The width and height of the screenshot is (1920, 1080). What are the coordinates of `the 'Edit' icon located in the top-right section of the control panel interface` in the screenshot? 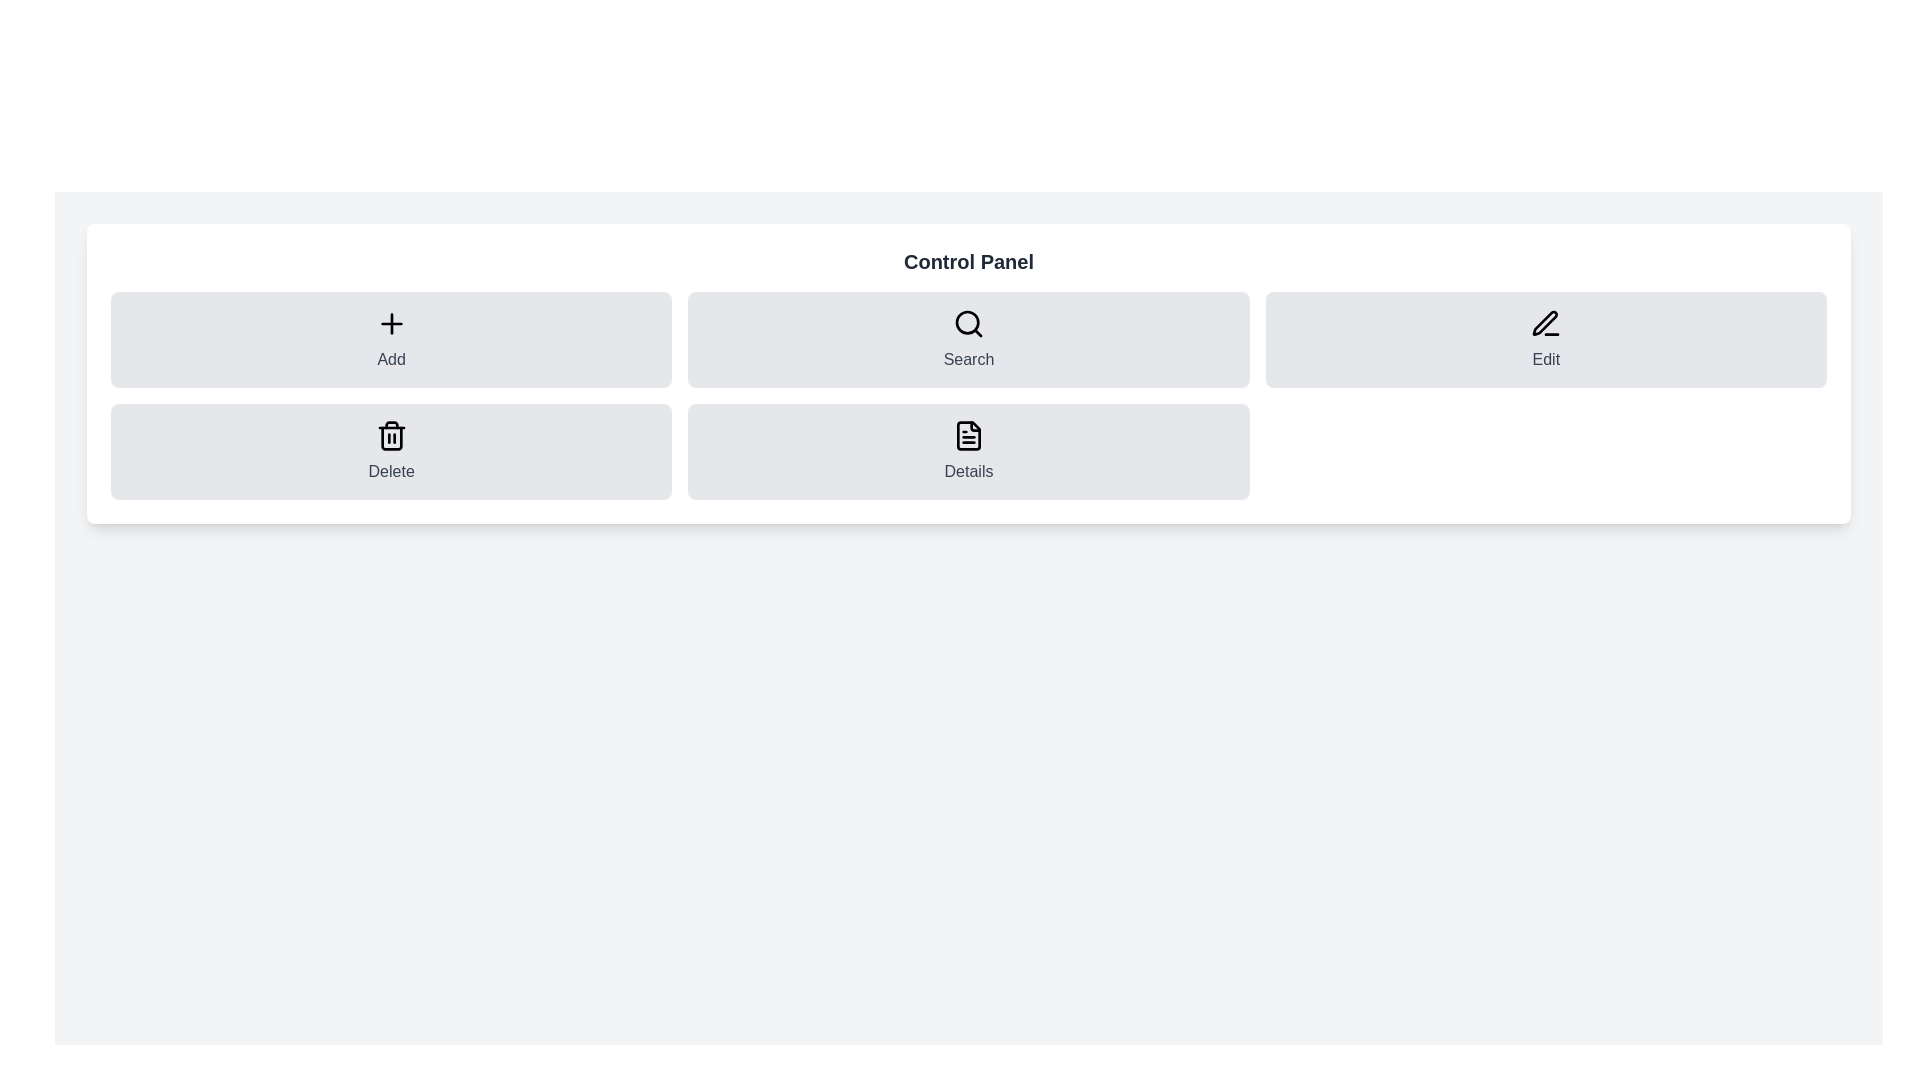 It's located at (1544, 322).